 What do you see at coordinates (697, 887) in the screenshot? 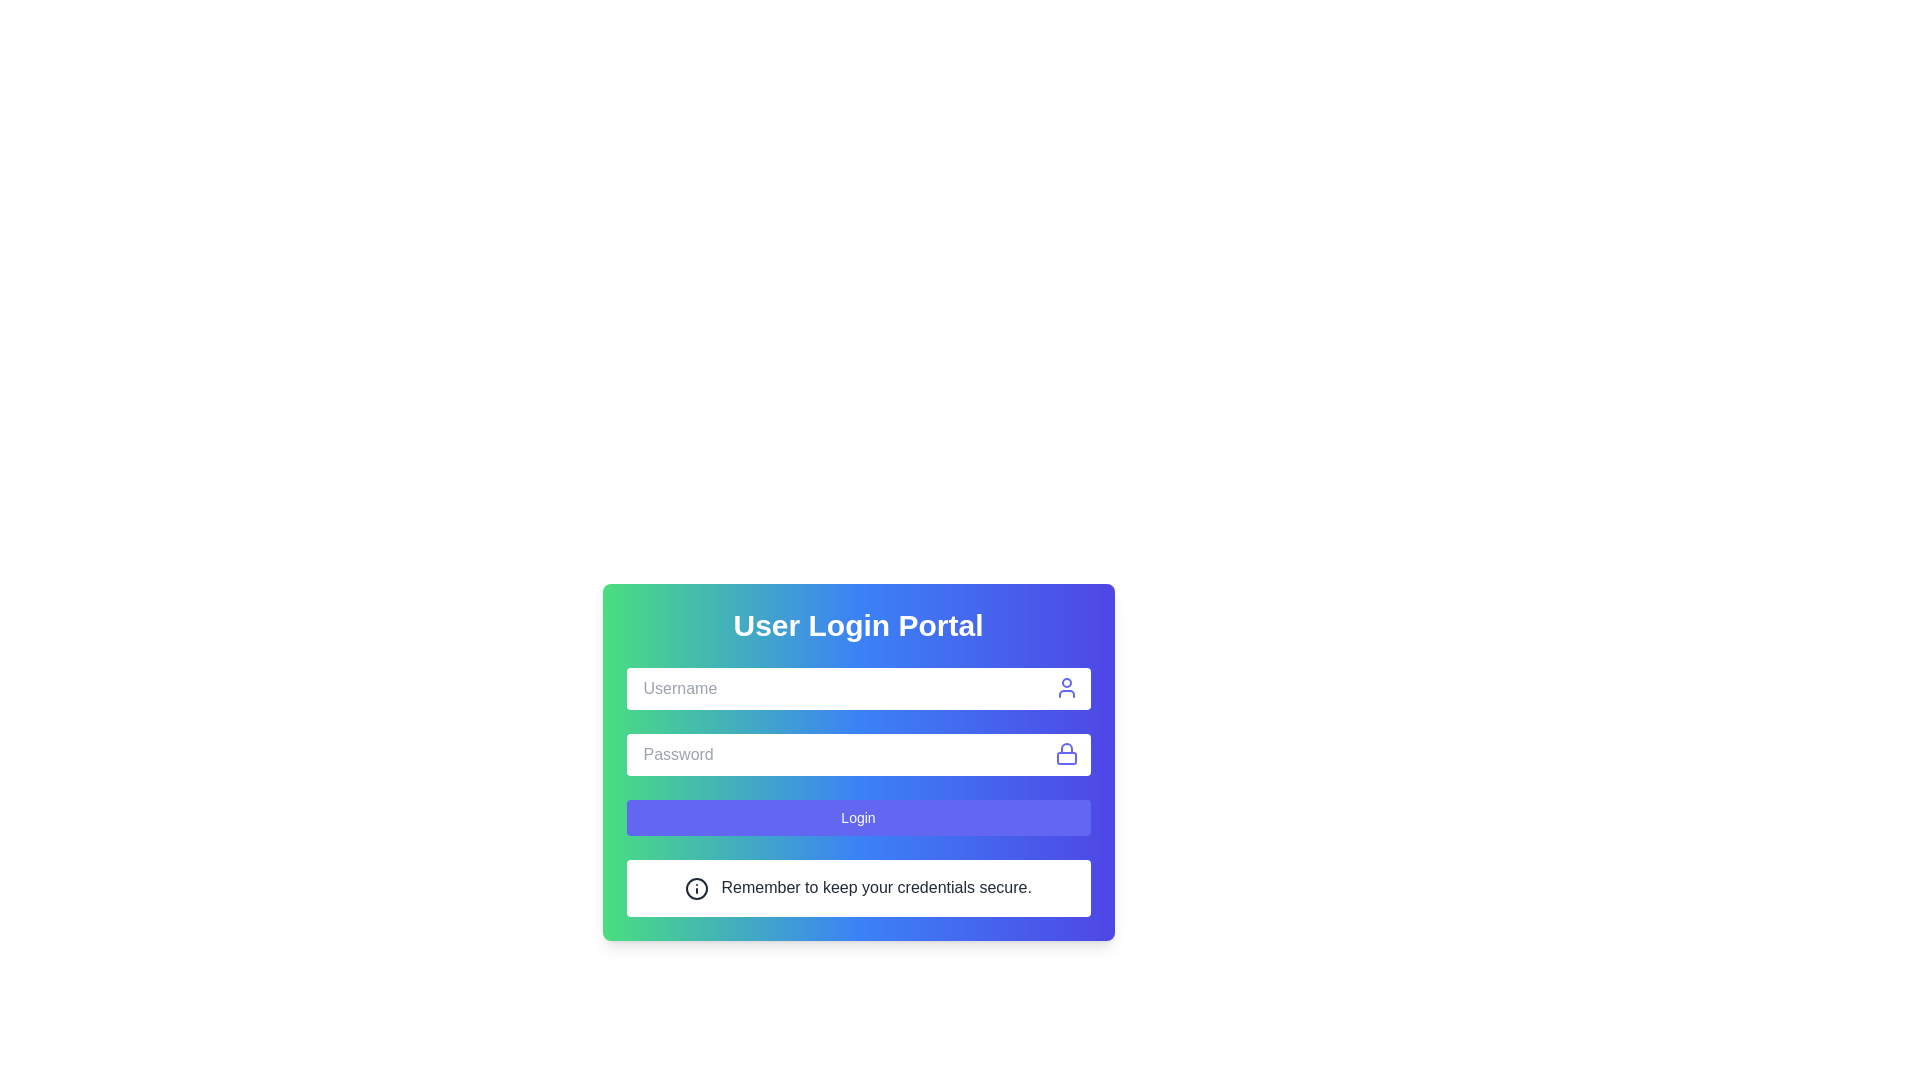
I see `the circular icon representing an alert or information symbol, located to the left of the 'Remember to keep your credentials secure.' text line` at bounding box center [697, 887].